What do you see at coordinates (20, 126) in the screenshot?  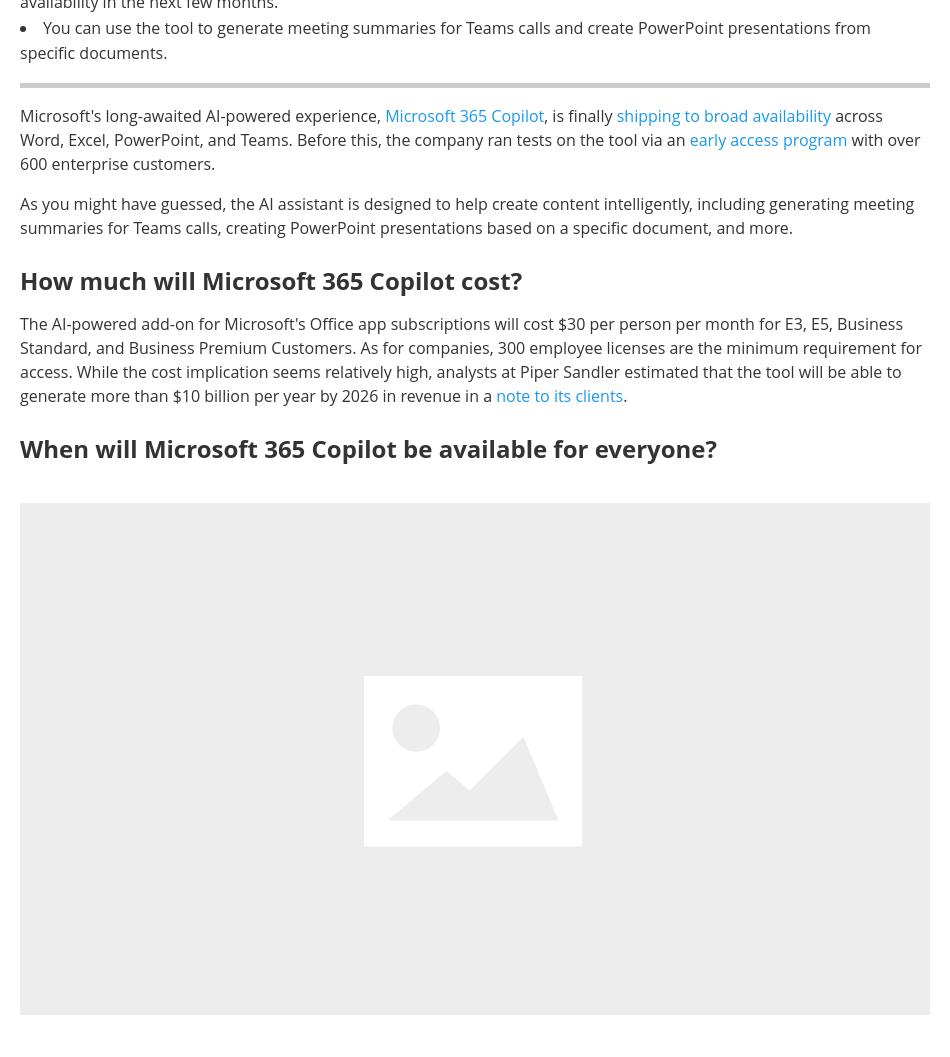 I see `'across Word, Excel, PowerPoint, and Teams. Before this, the company ran tests on the tool via an'` at bounding box center [20, 126].